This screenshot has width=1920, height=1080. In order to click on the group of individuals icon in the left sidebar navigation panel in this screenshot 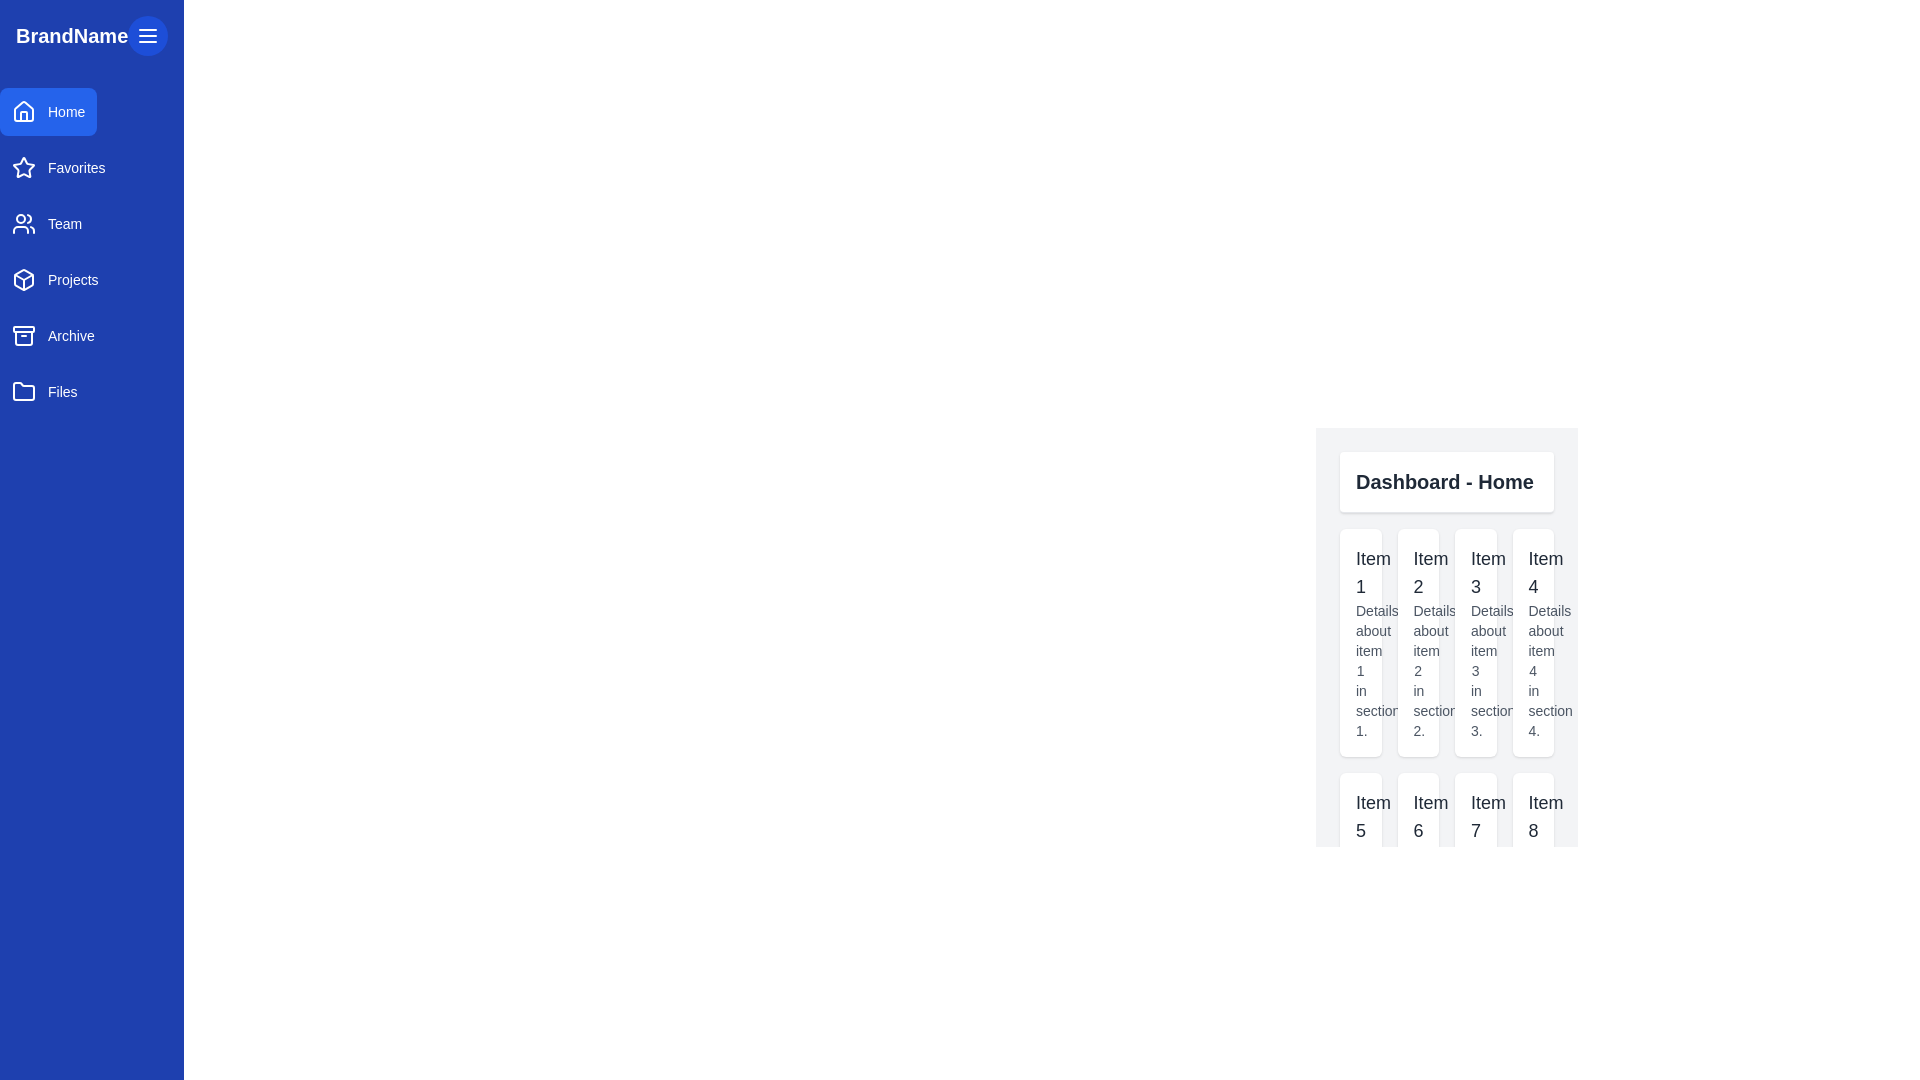, I will do `click(24, 223)`.